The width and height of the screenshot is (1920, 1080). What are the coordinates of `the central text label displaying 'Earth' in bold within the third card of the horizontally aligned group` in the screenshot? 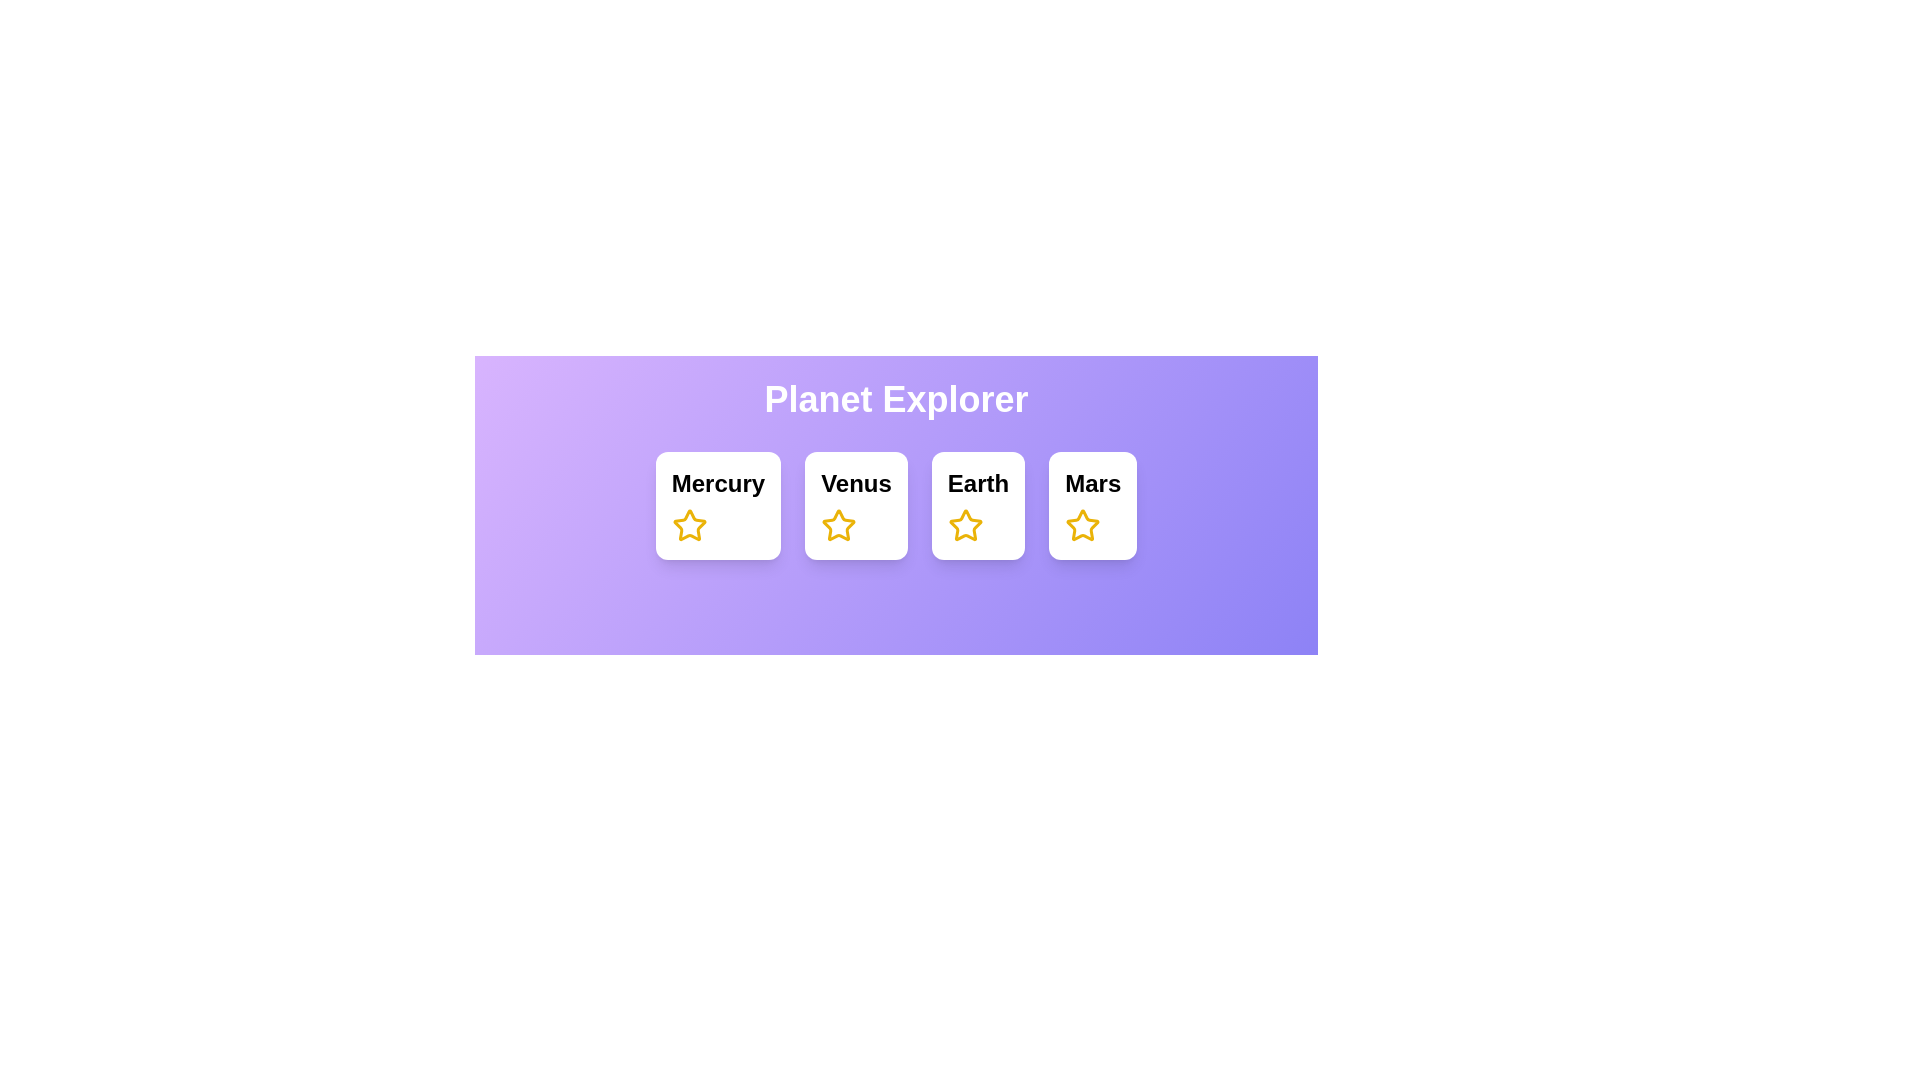 It's located at (978, 483).